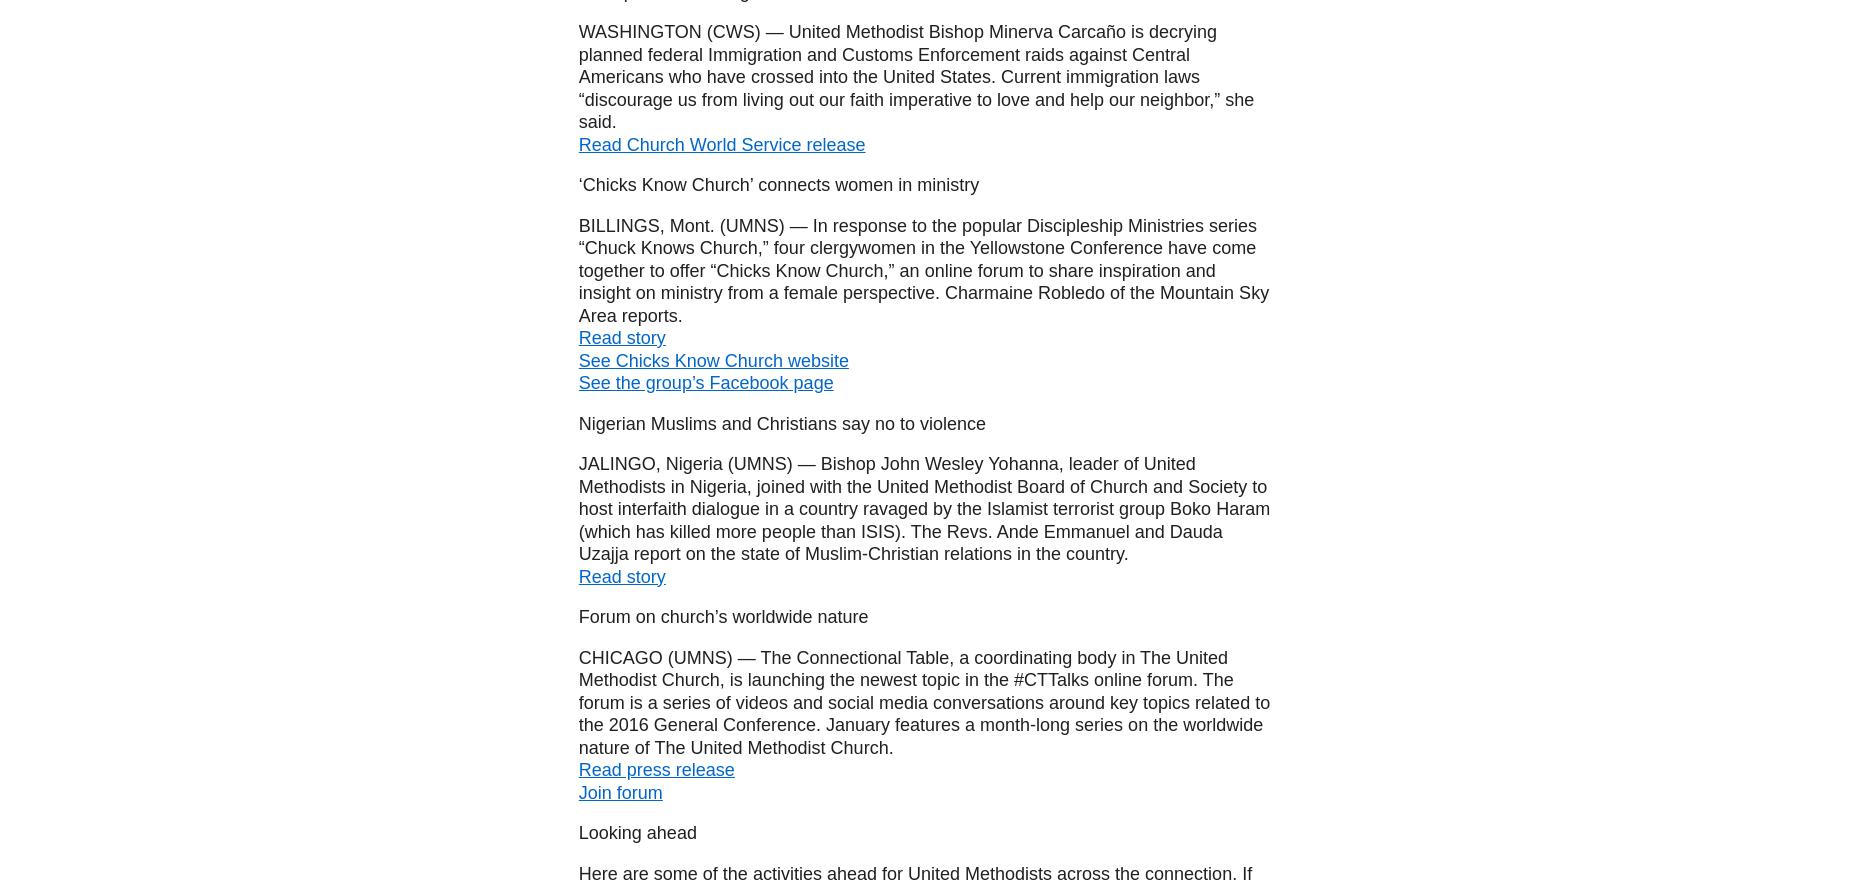 The height and width of the screenshot is (889, 1850). I want to click on 'CHICAGO (UMNS) — The Connectional Table, a coordinating body in The United Methodist Church, is launching the newest topic in the #CTTalks online forum. The forum is a series of videos and social media conversations around key topics related to the 2016 General Conference. January features a month-long series on the worldwide nature of The United Methodist Church.', so click(577, 701).